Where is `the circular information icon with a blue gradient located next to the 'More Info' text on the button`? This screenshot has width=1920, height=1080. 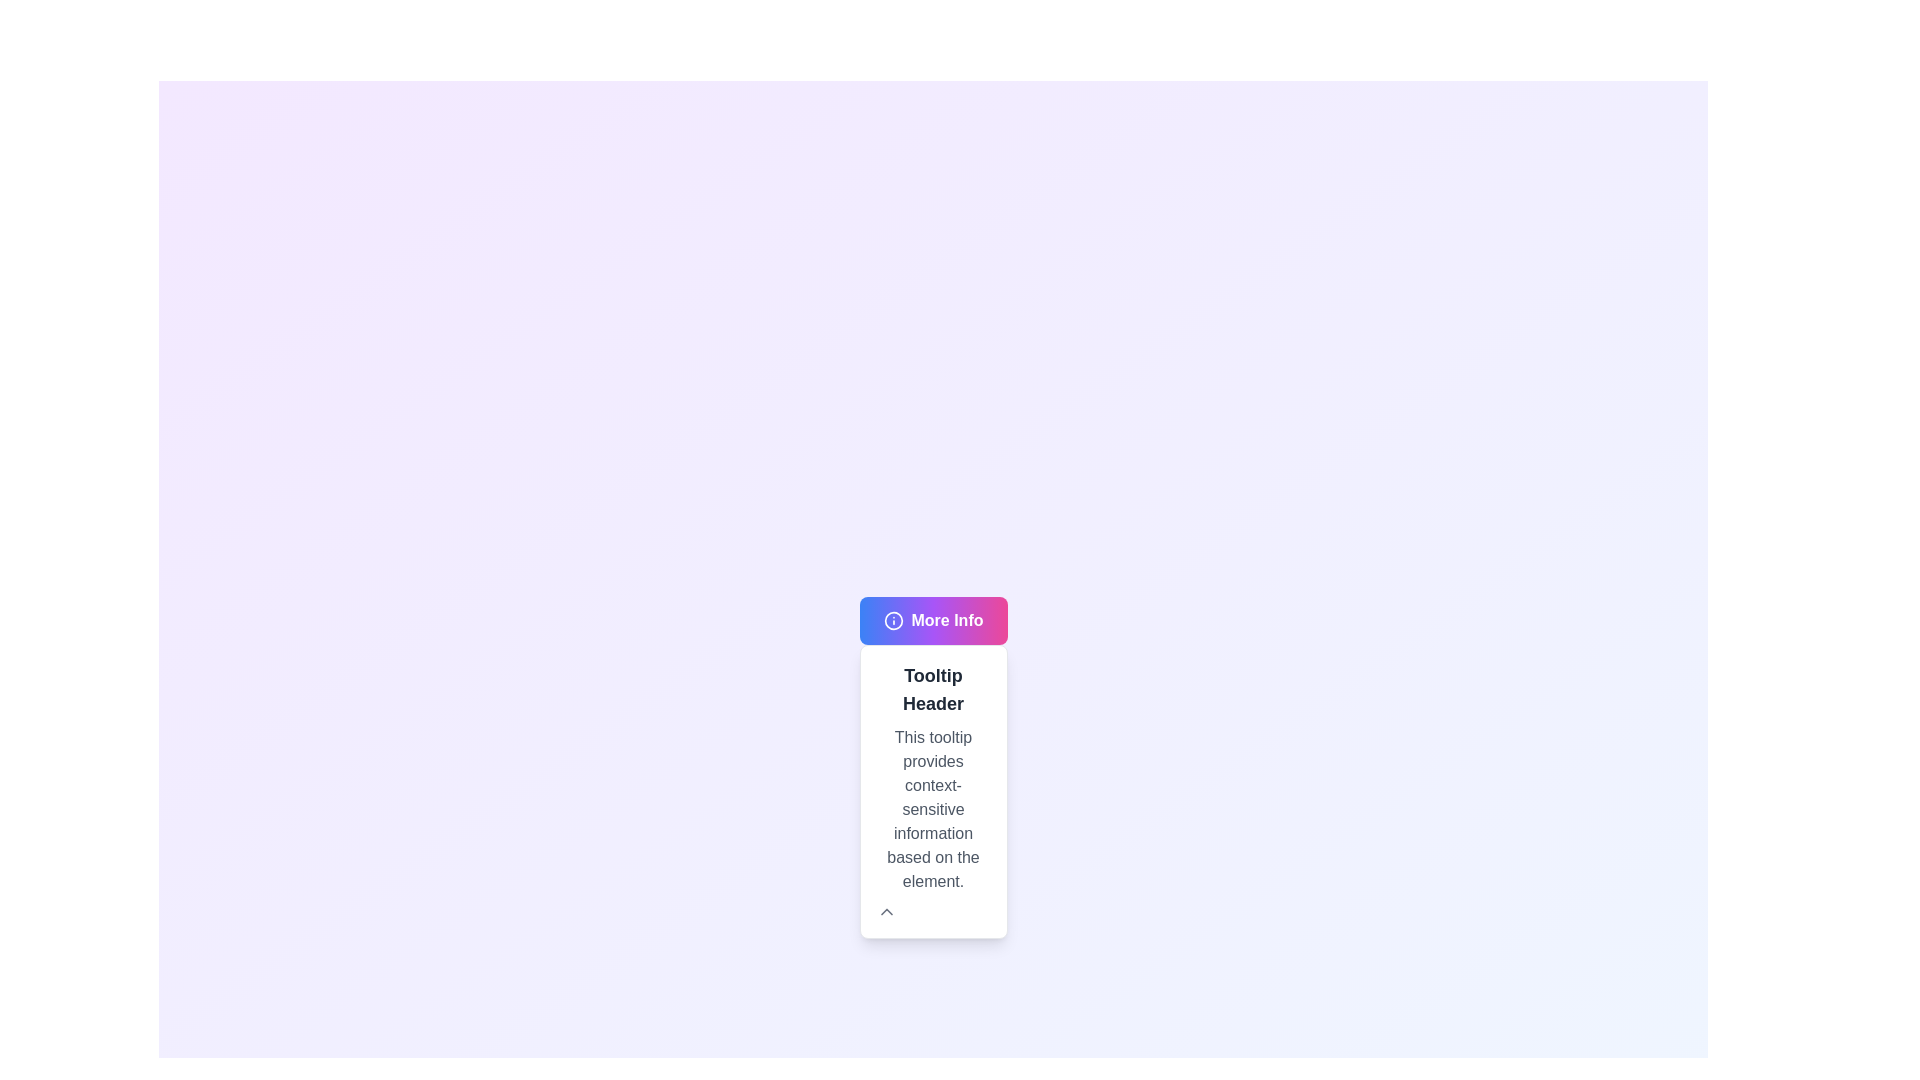 the circular information icon with a blue gradient located next to the 'More Info' text on the button is located at coordinates (892, 620).